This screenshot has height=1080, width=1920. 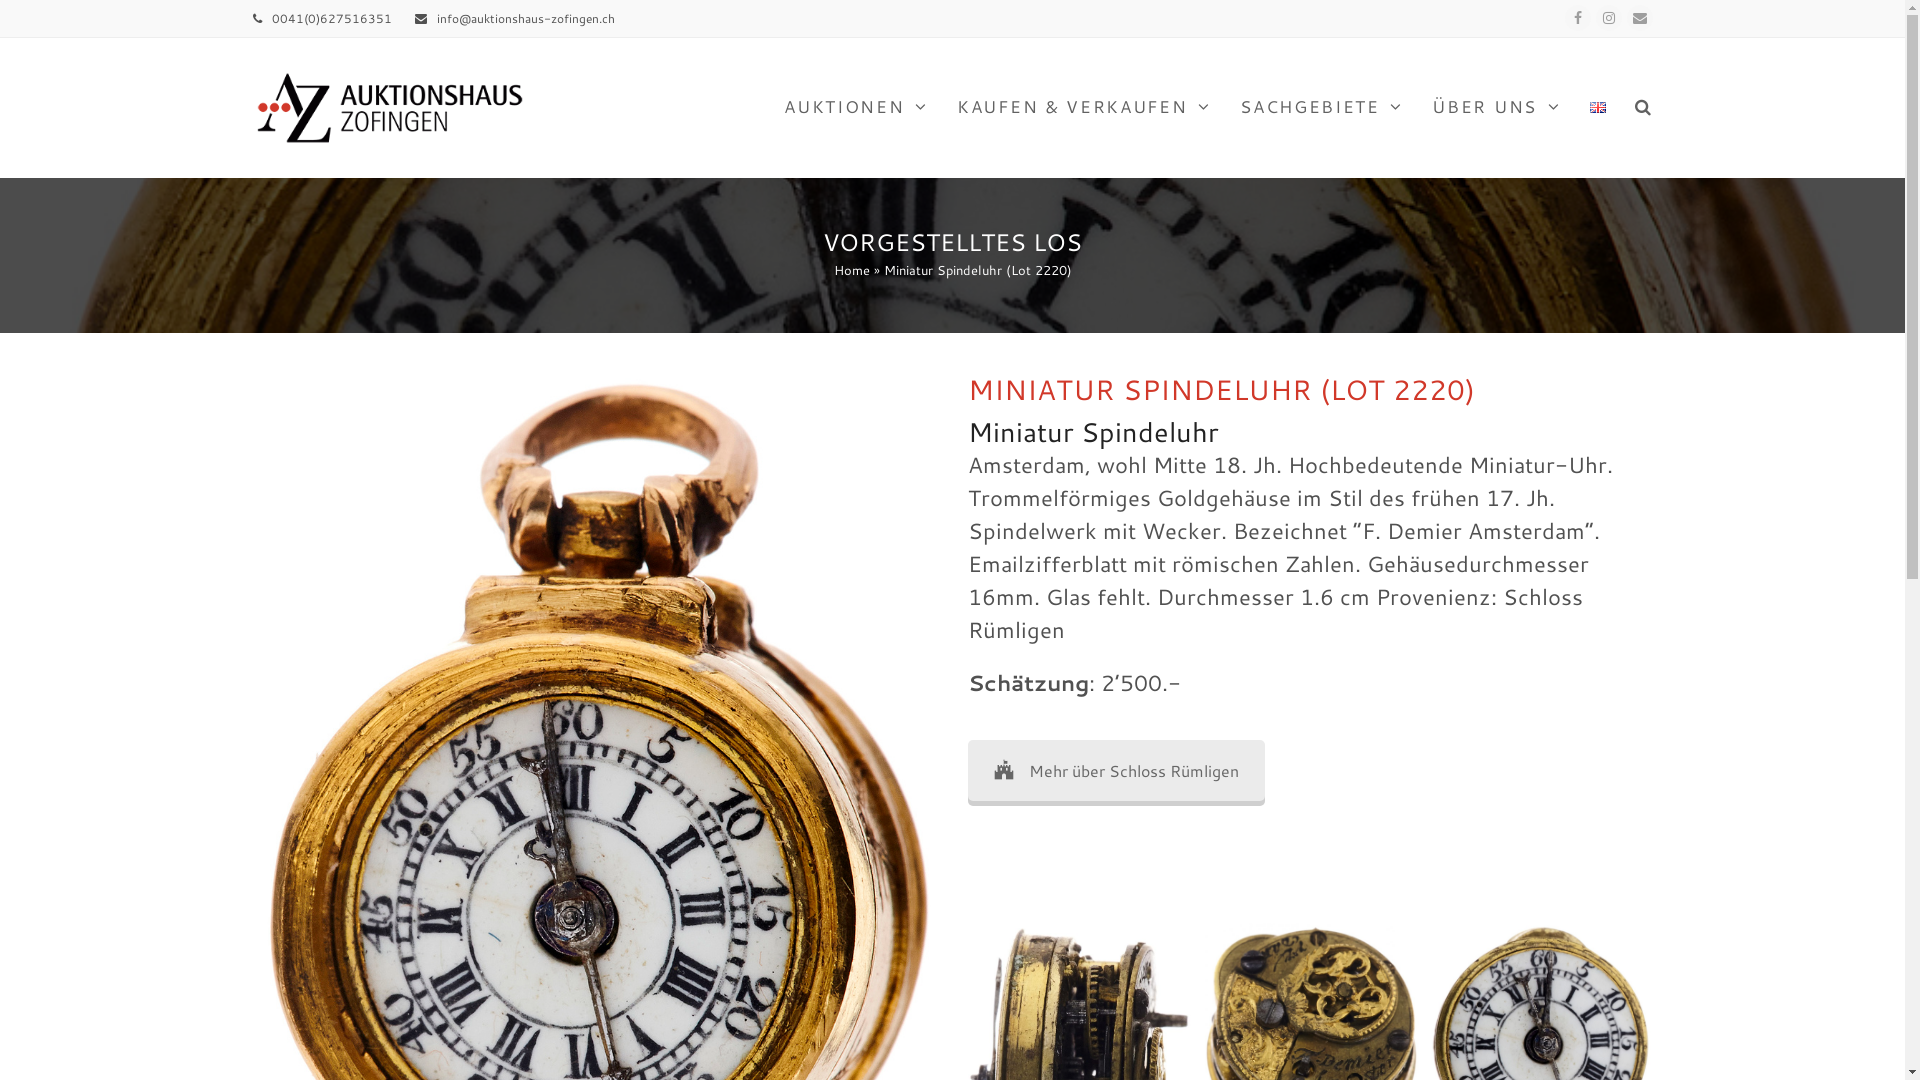 I want to click on 'KAUFEN & VERKAUFEN', so click(x=1083, y=108).